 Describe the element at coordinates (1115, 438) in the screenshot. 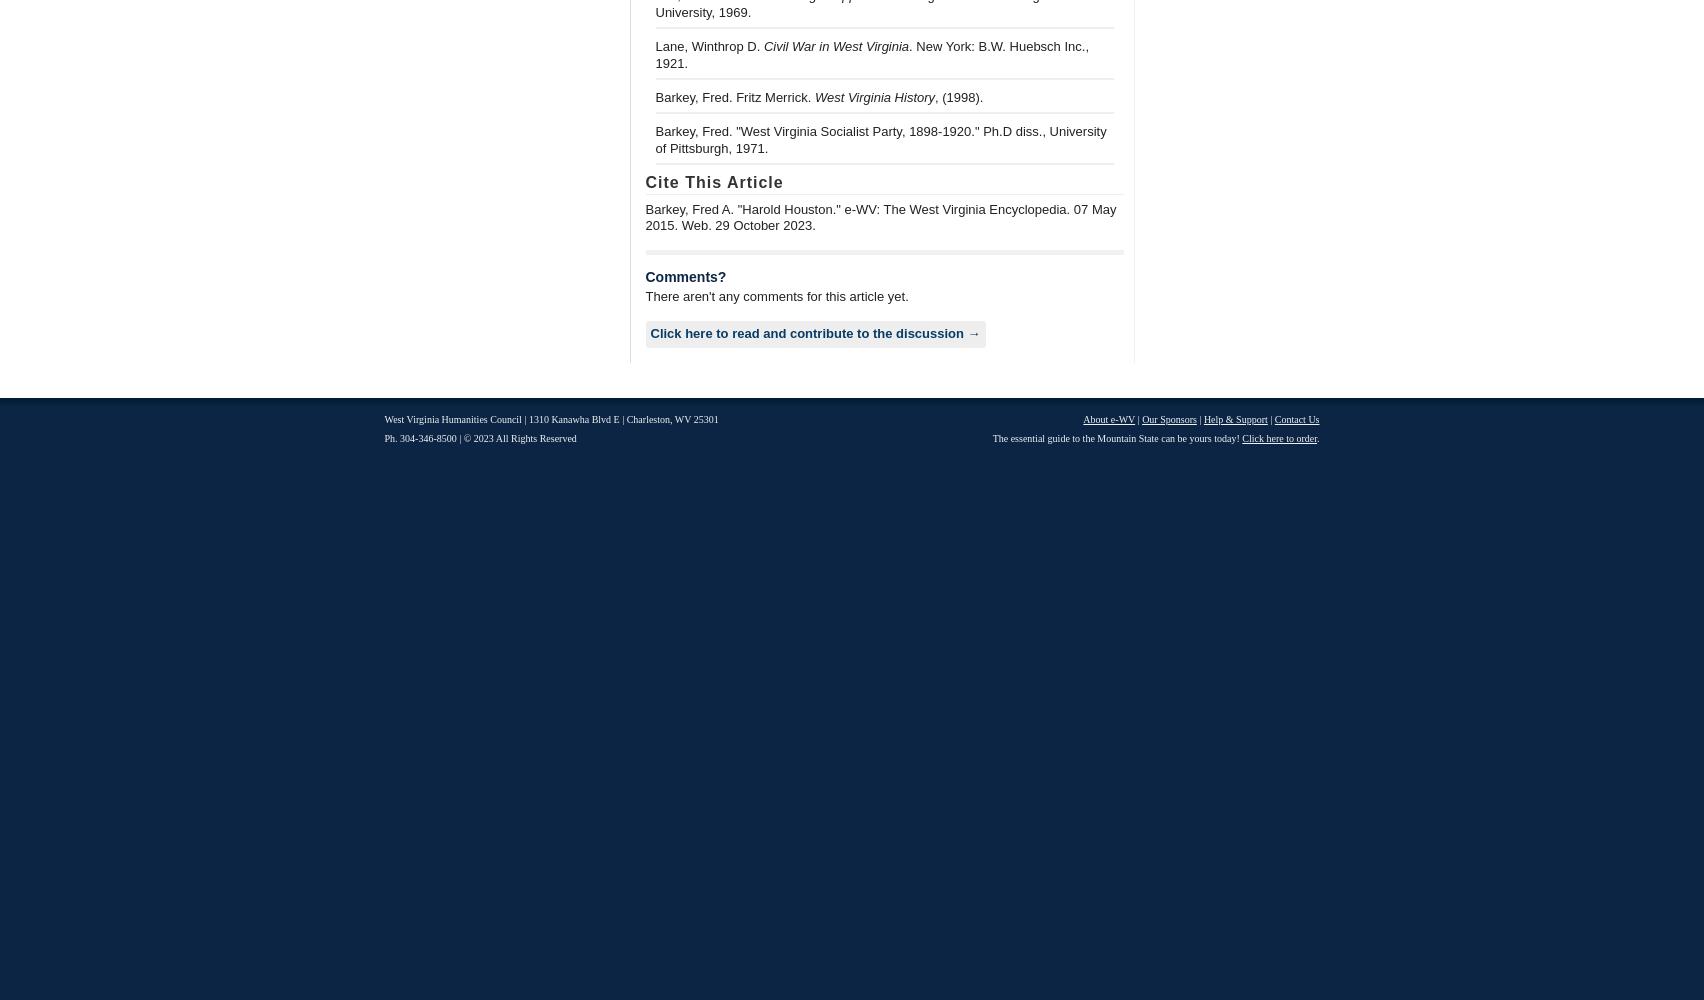

I see `'The essential guide to the Mountain State can be yours today!'` at that location.